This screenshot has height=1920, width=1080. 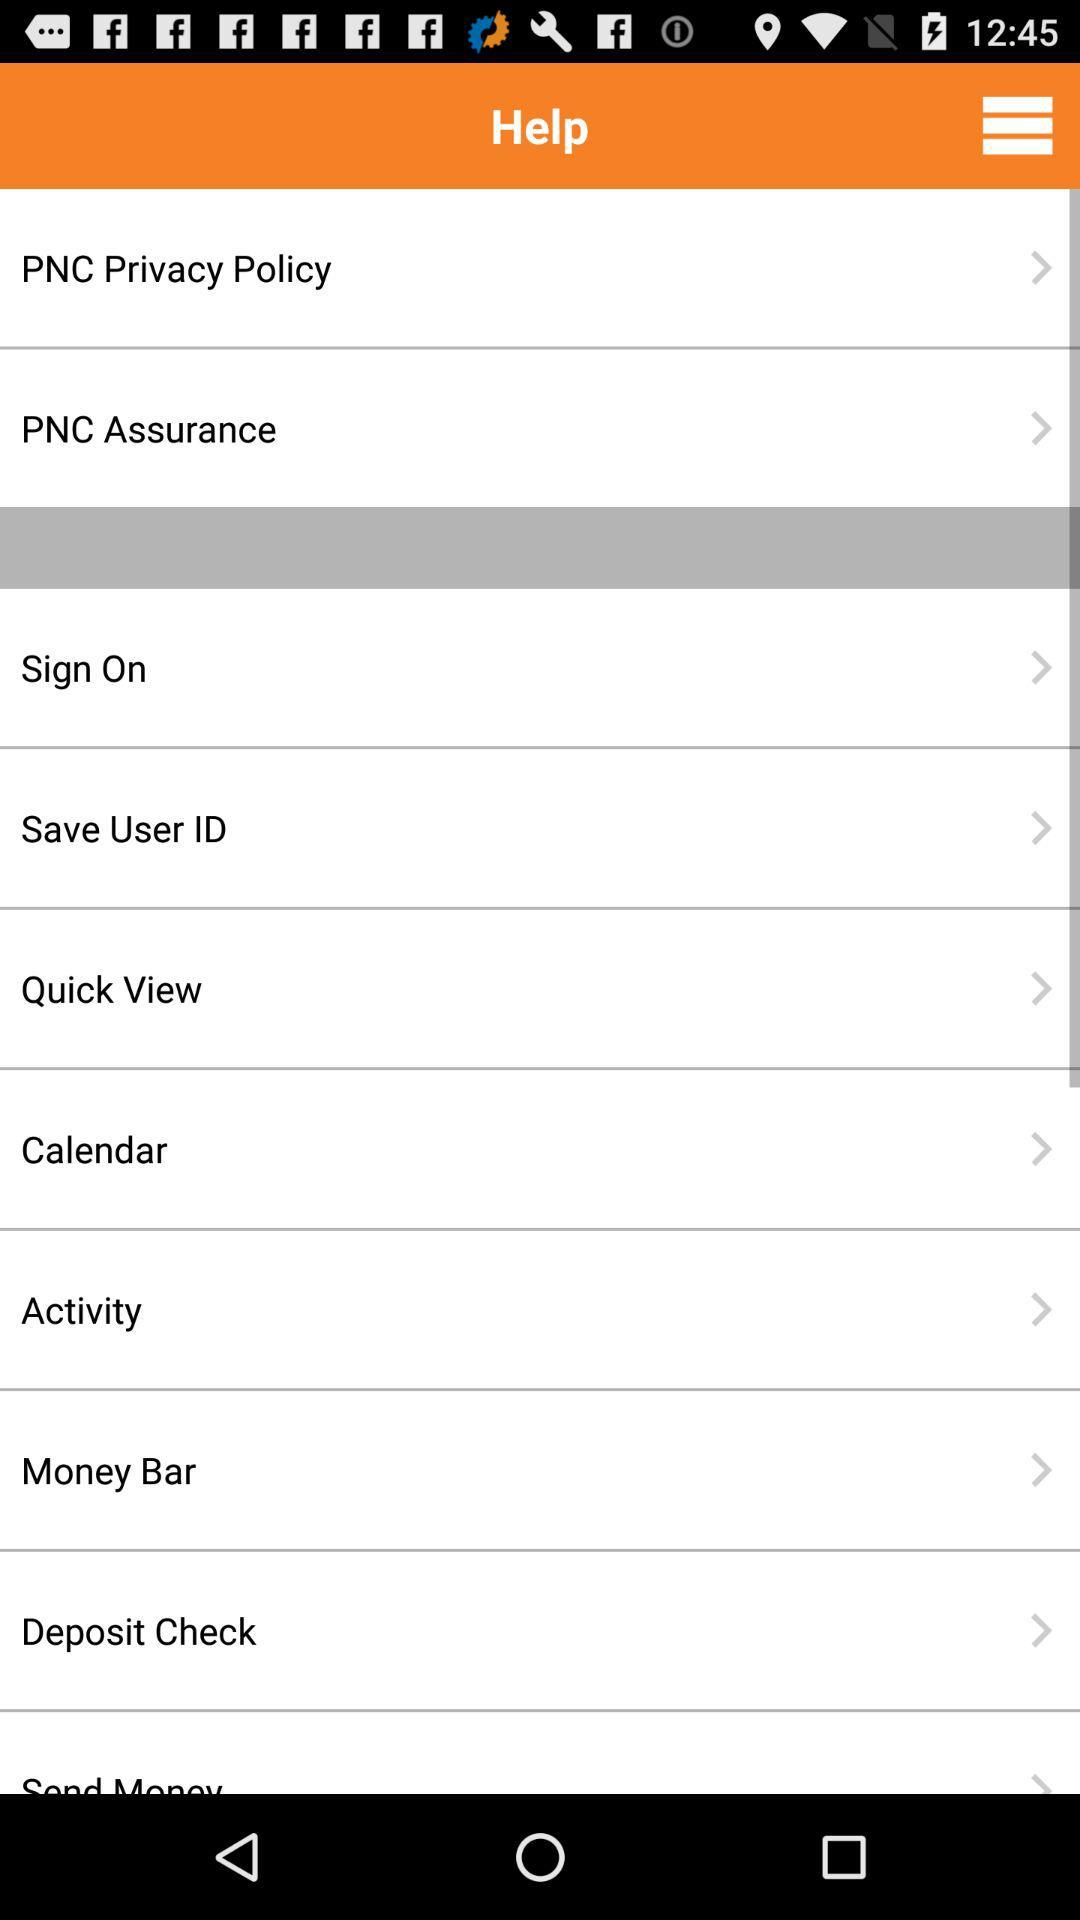 What do you see at coordinates (1040, 1630) in the screenshot?
I see `the item to the right of the deposit check` at bounding box center [1040, 1630].